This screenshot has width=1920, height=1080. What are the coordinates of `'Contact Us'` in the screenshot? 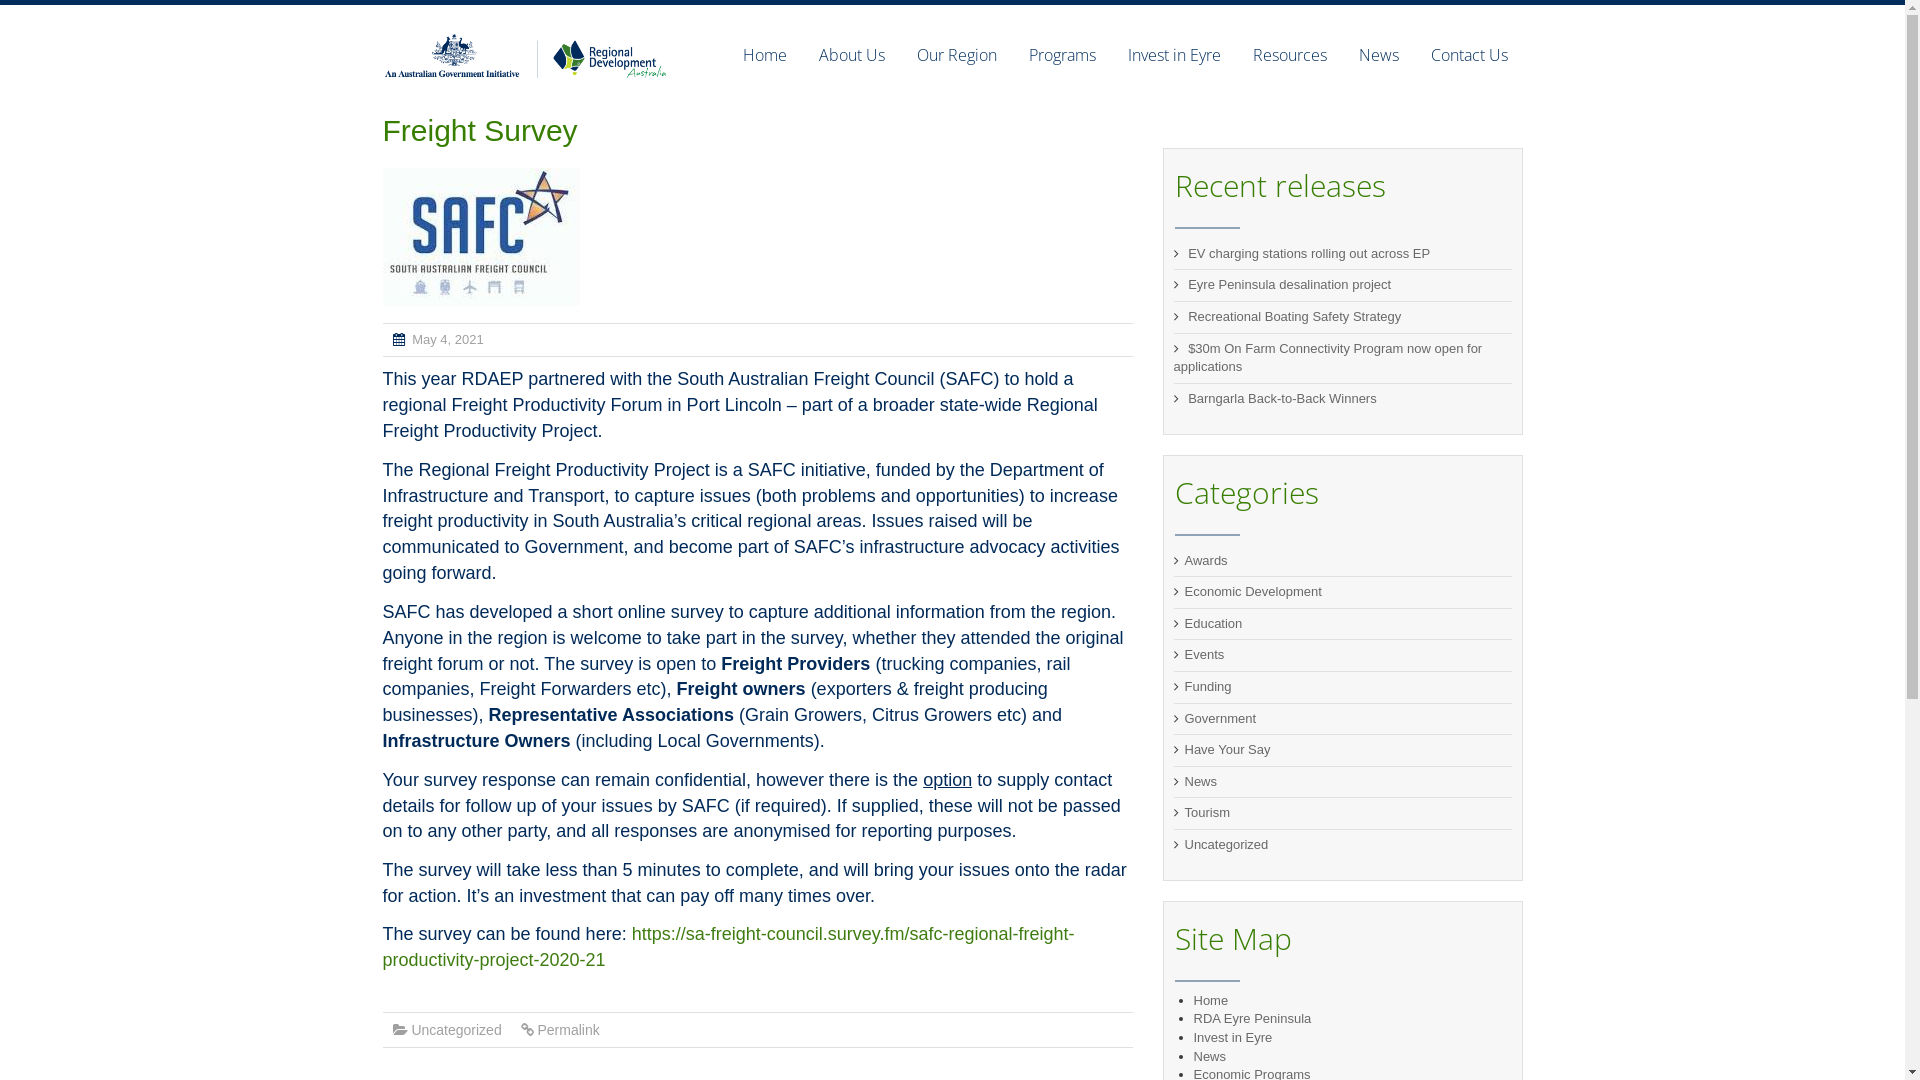 It's located at (1460, 53).